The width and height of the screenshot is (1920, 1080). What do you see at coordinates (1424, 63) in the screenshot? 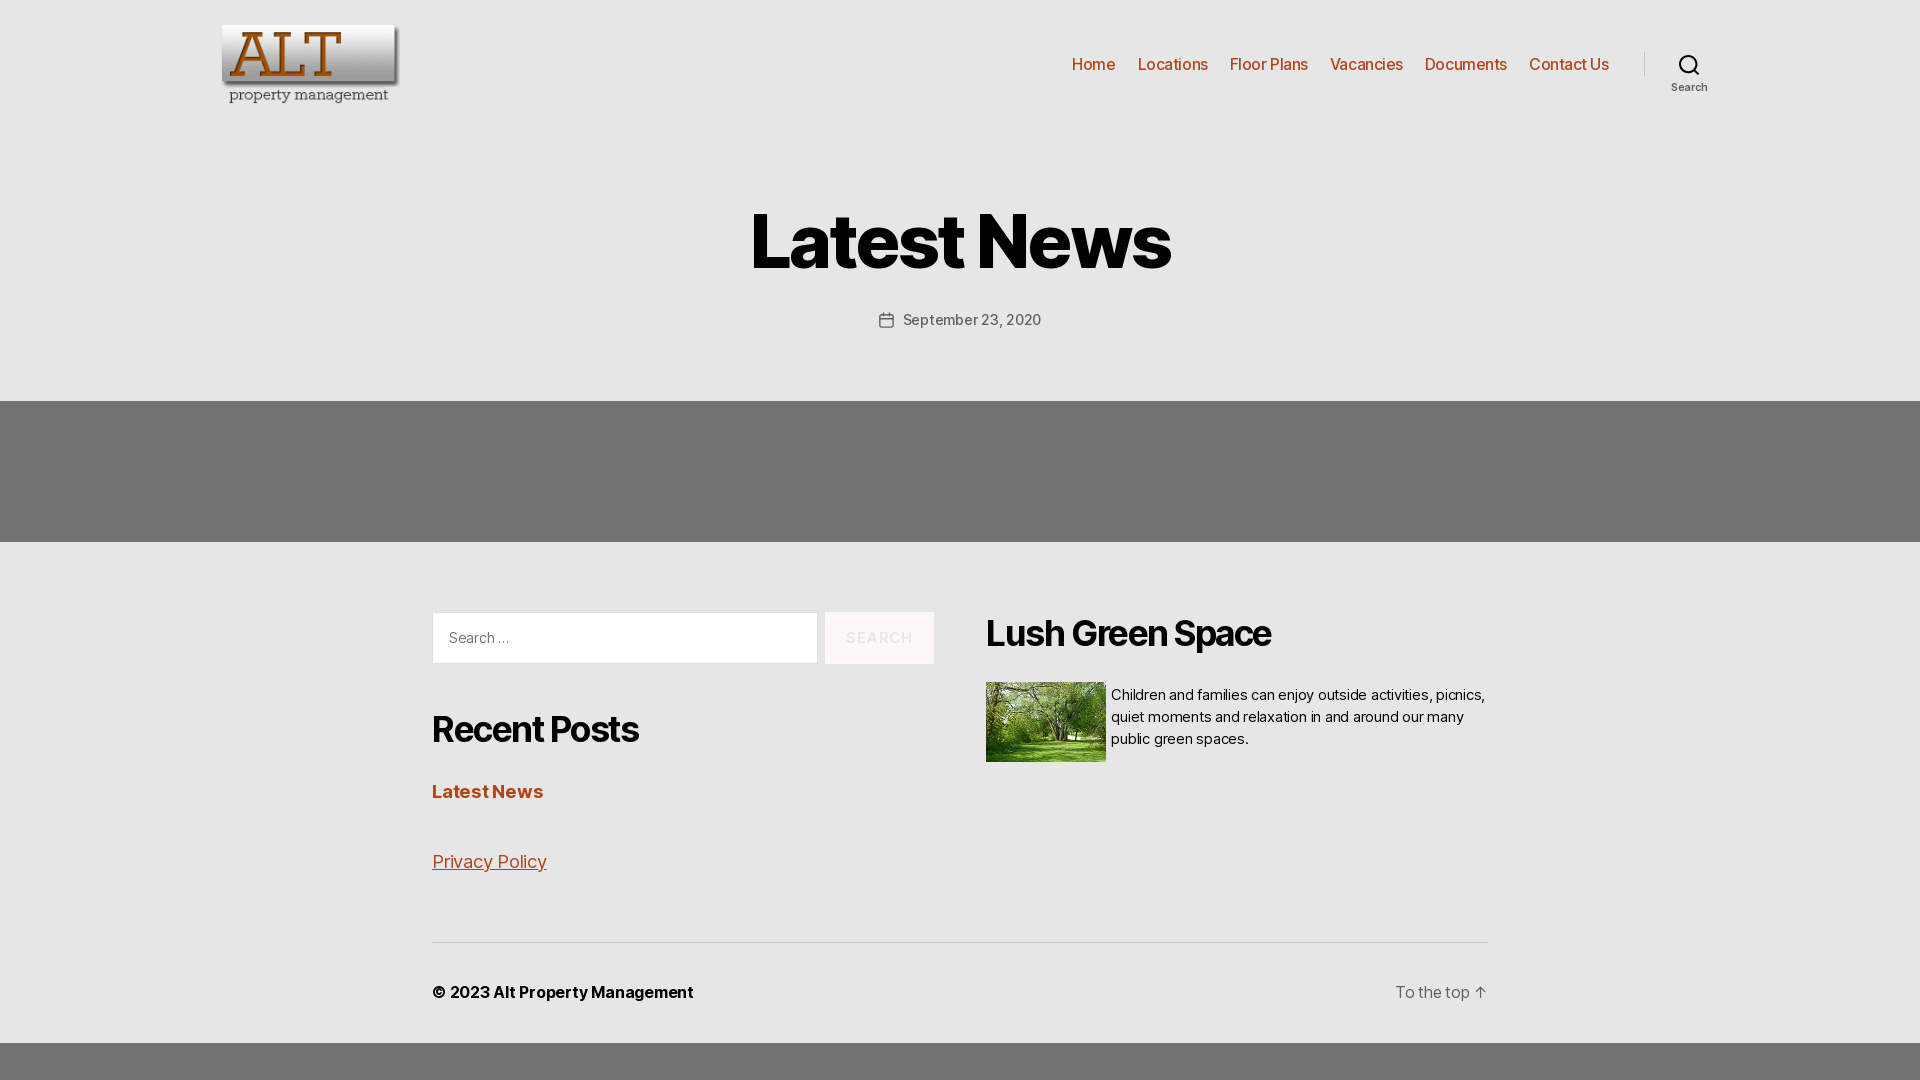
I see `'Documents'` at bounding box center [1424, 63].